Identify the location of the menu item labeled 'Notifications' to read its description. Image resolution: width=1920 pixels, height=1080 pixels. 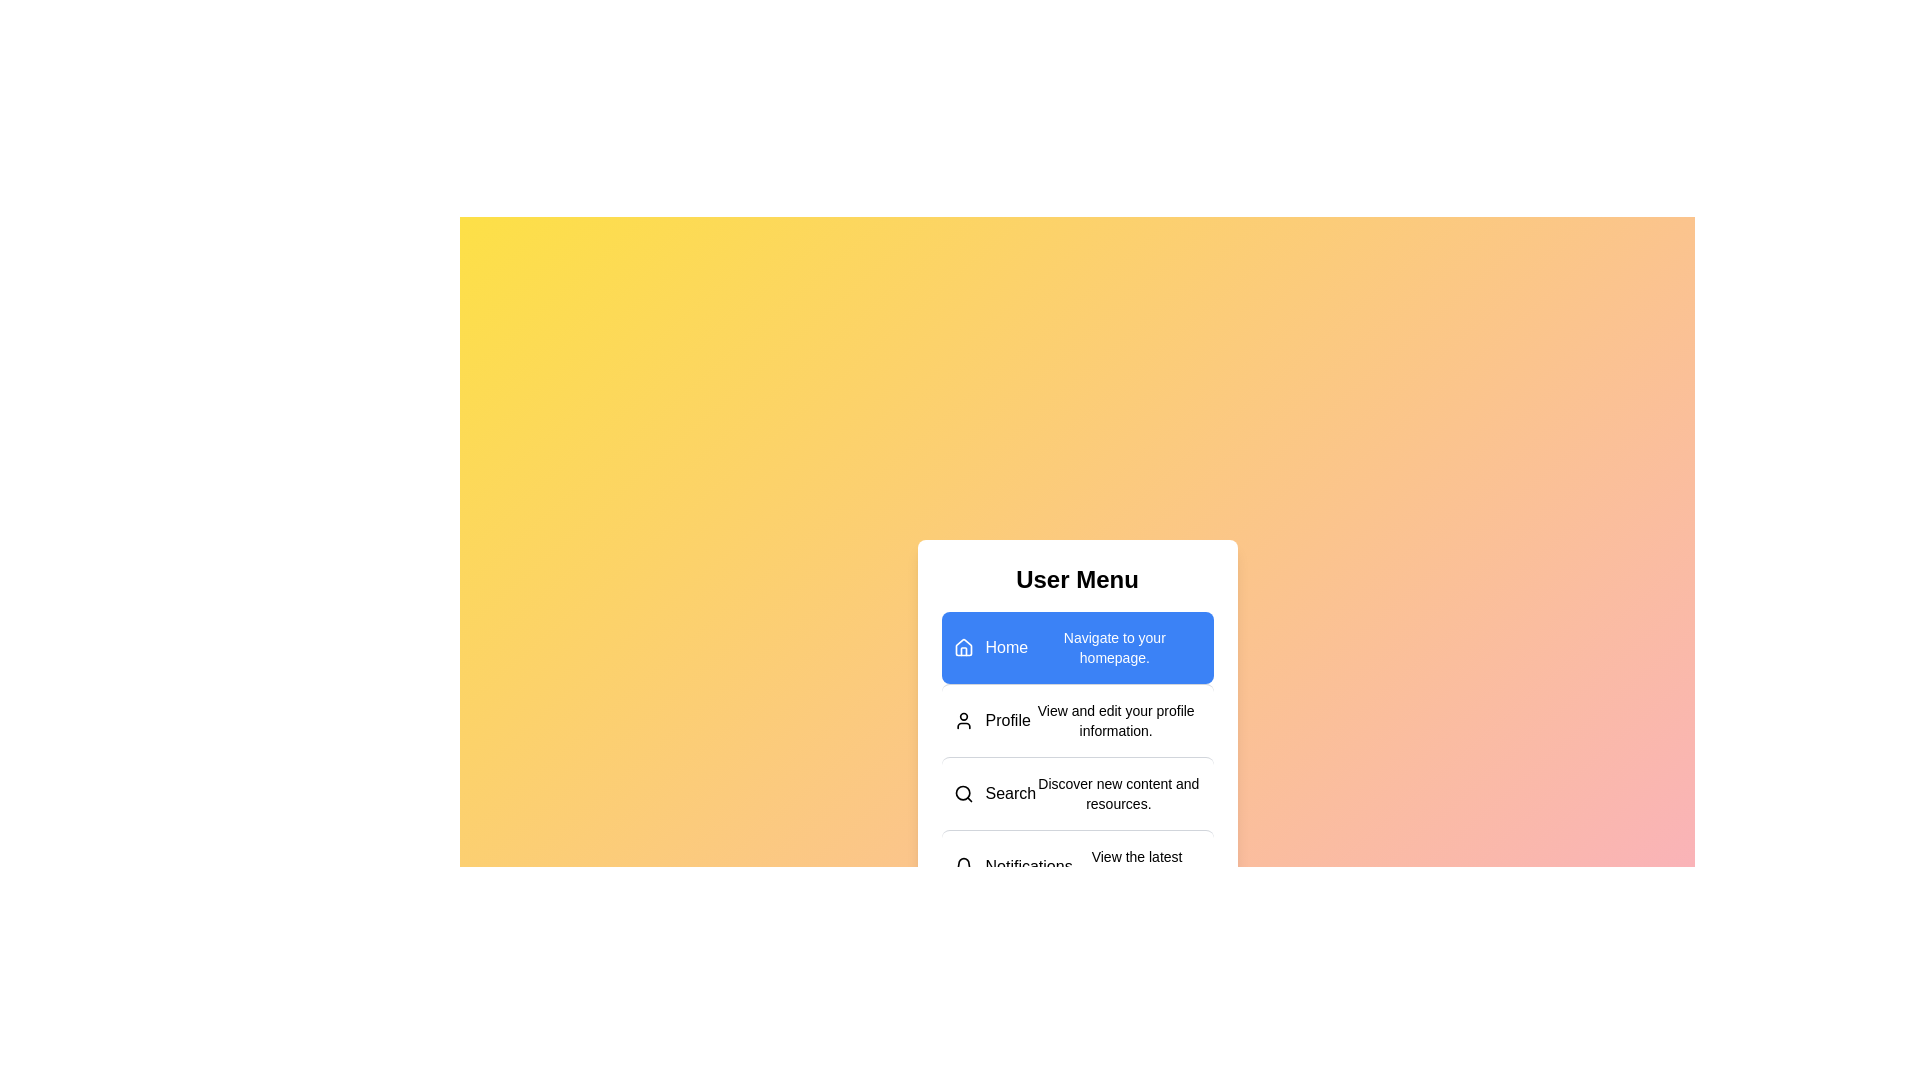
(1076, 865).